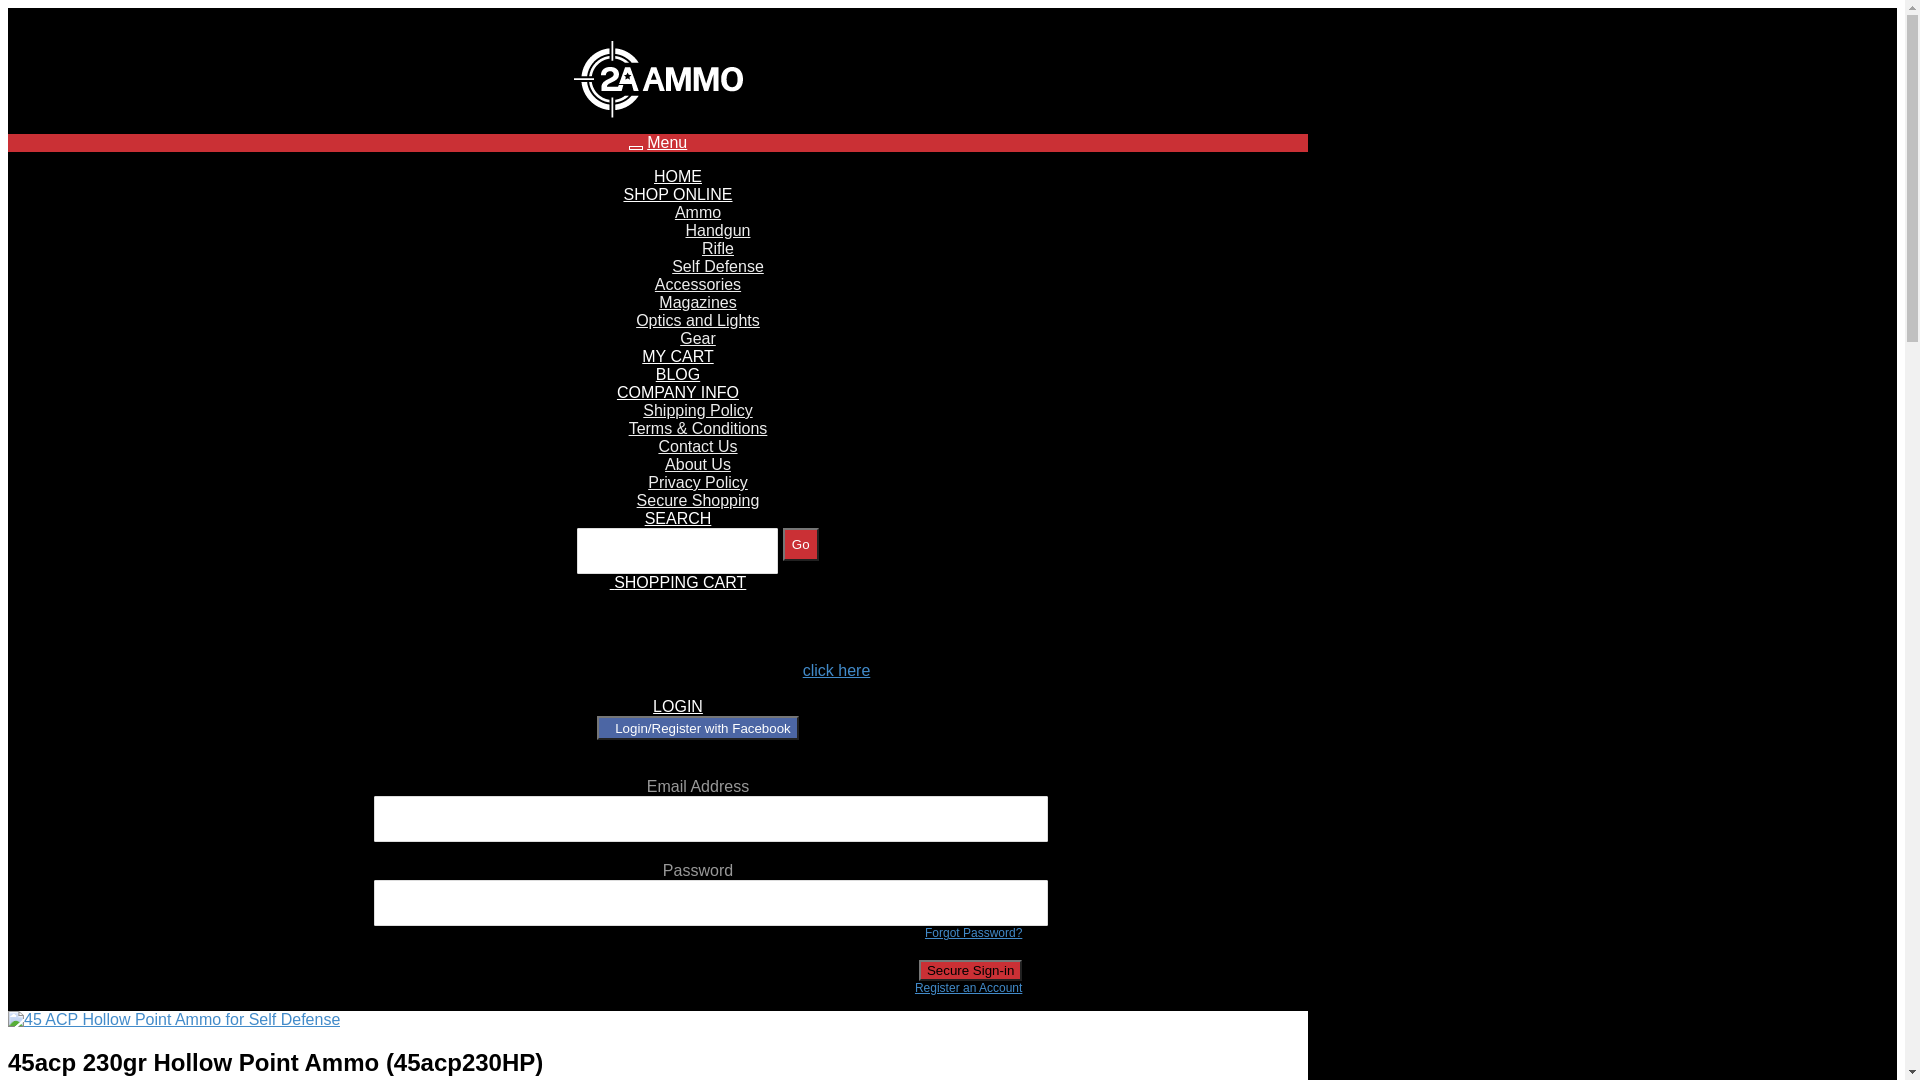 This screenshot has height=1080, width=1920. Describe the element at coordinates (697, 728) in the screenshot. I see `'Login/Register with Facebook'` at that location.